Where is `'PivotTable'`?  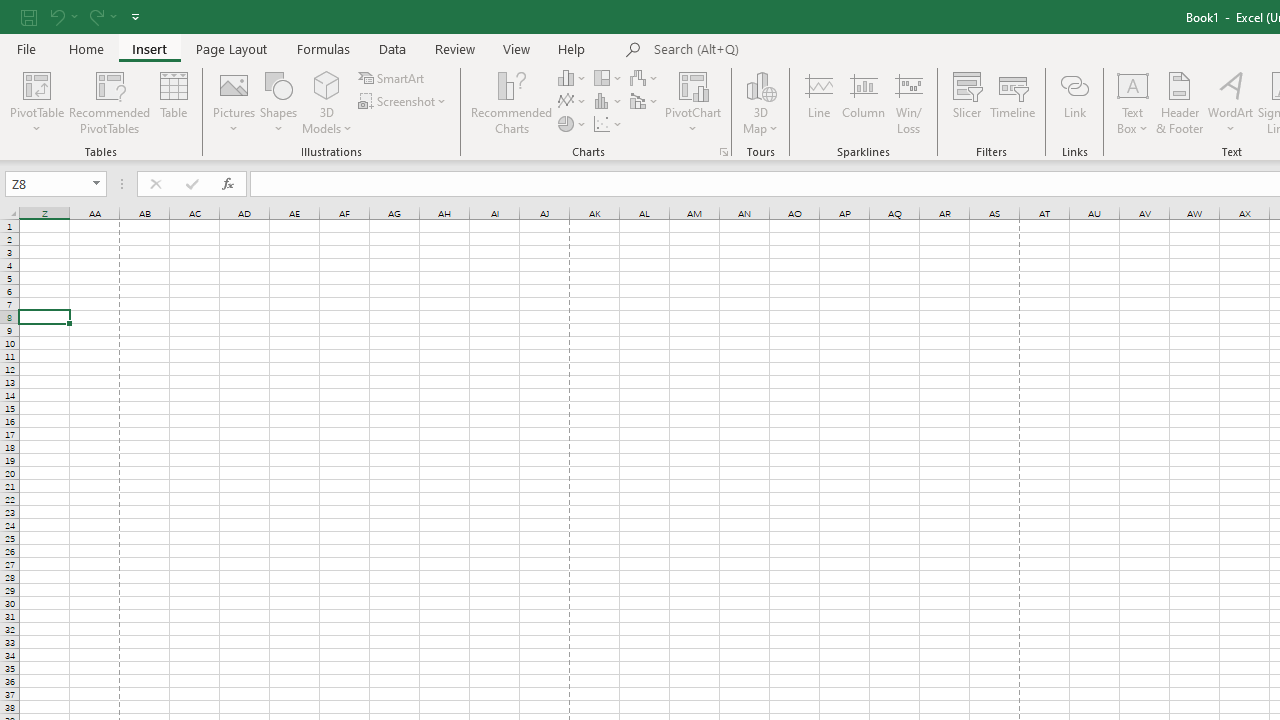 'PivotTable' is located at coordinates (37, 84).